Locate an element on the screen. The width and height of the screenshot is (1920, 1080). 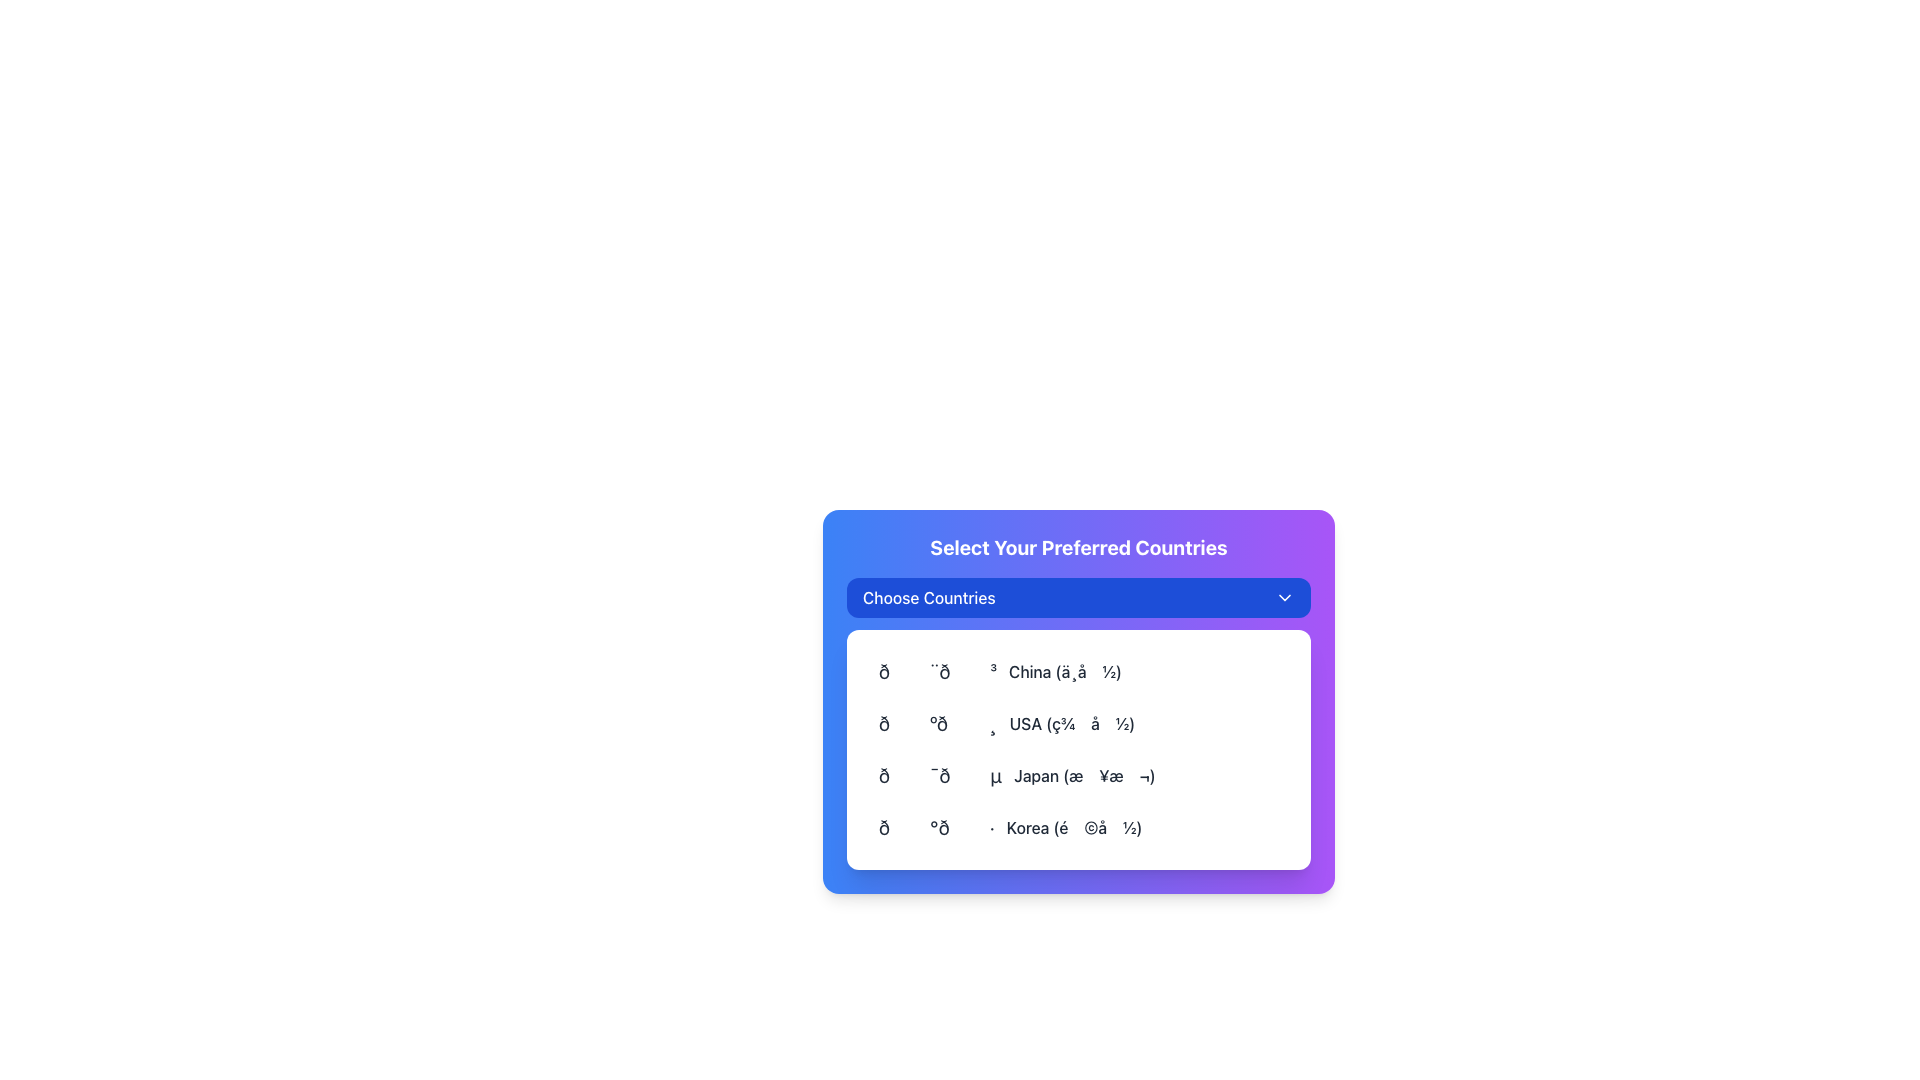
to select the list item option displaying 'Japan (日本)' with the emoji, which is the third option in the country selection dropdown menu is located at coordinates (1078, 774).